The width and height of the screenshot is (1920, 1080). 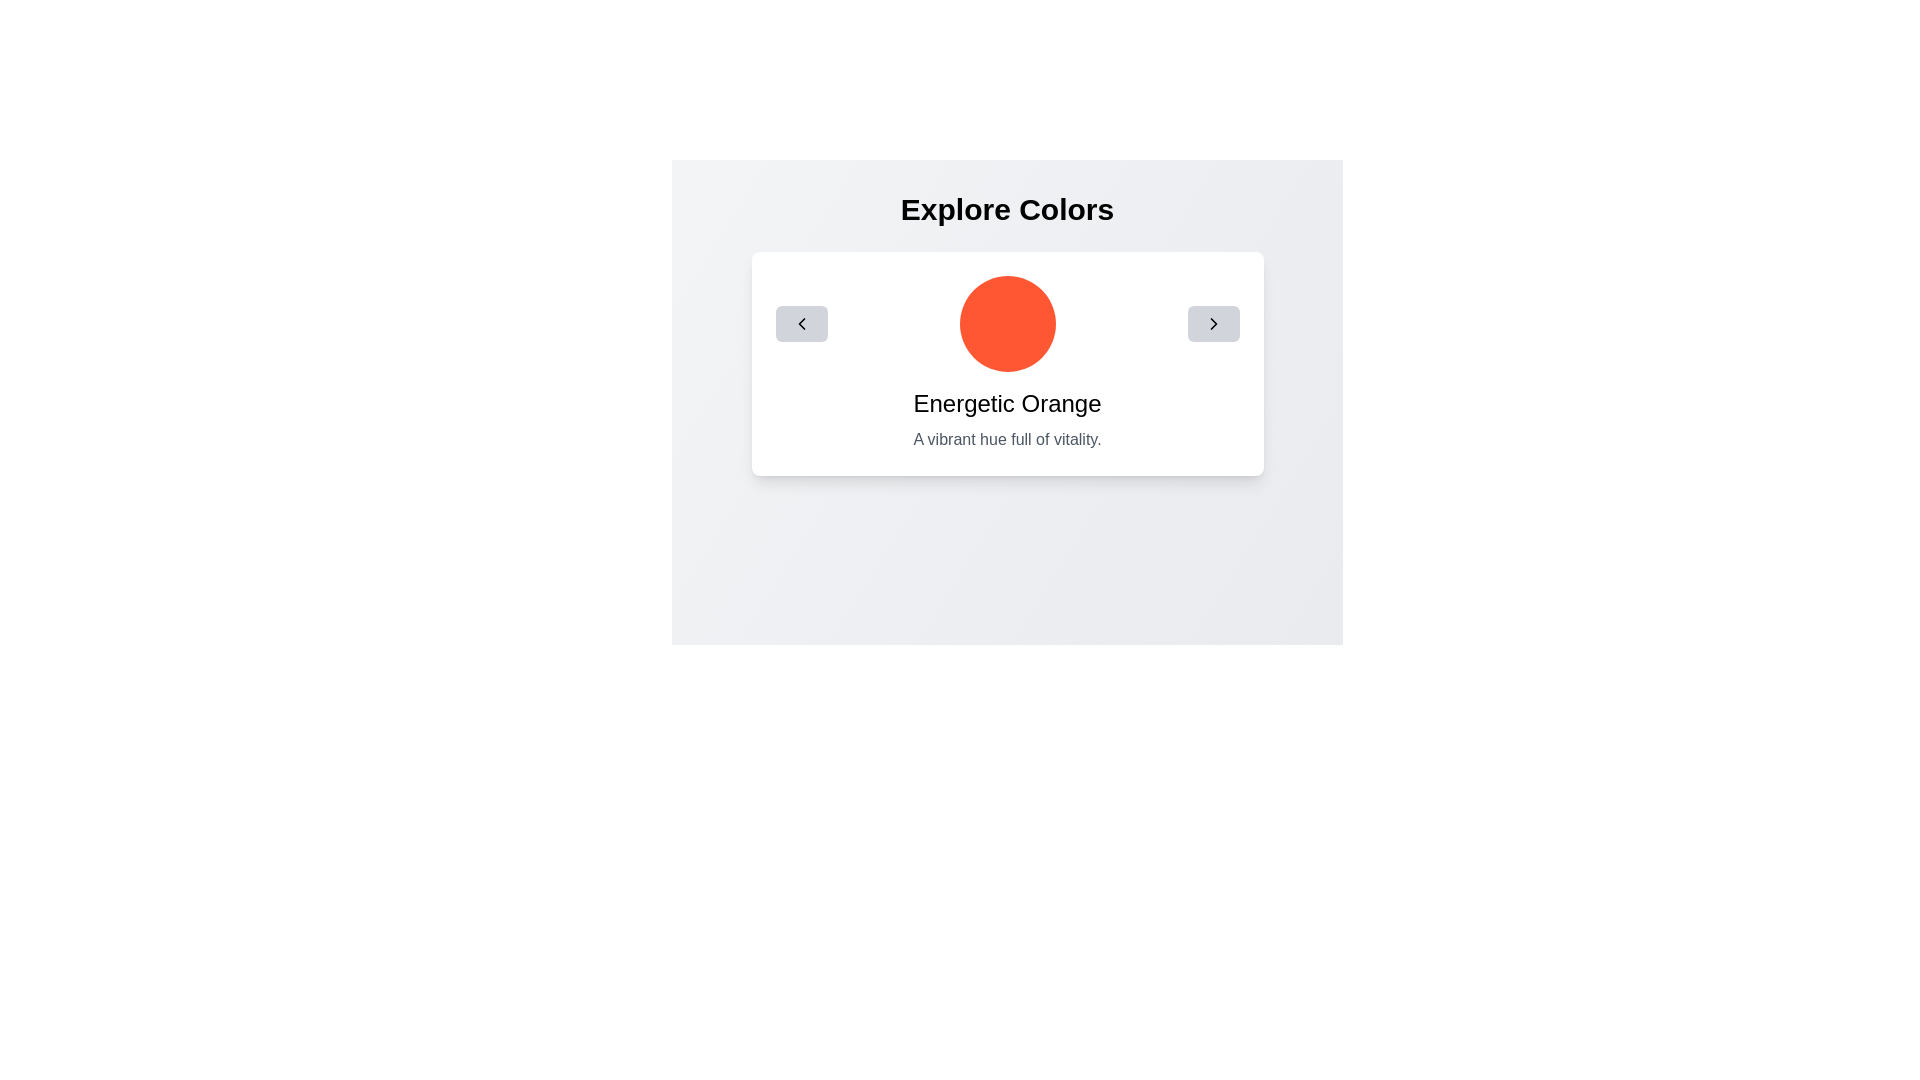 What do you see at coordinates (1007, 404) in the screenshot?
I see `the Text label that identifies the color displayed above it, located below a circular orange graphic and above descriptive text` at bounding box center [1007, 404].